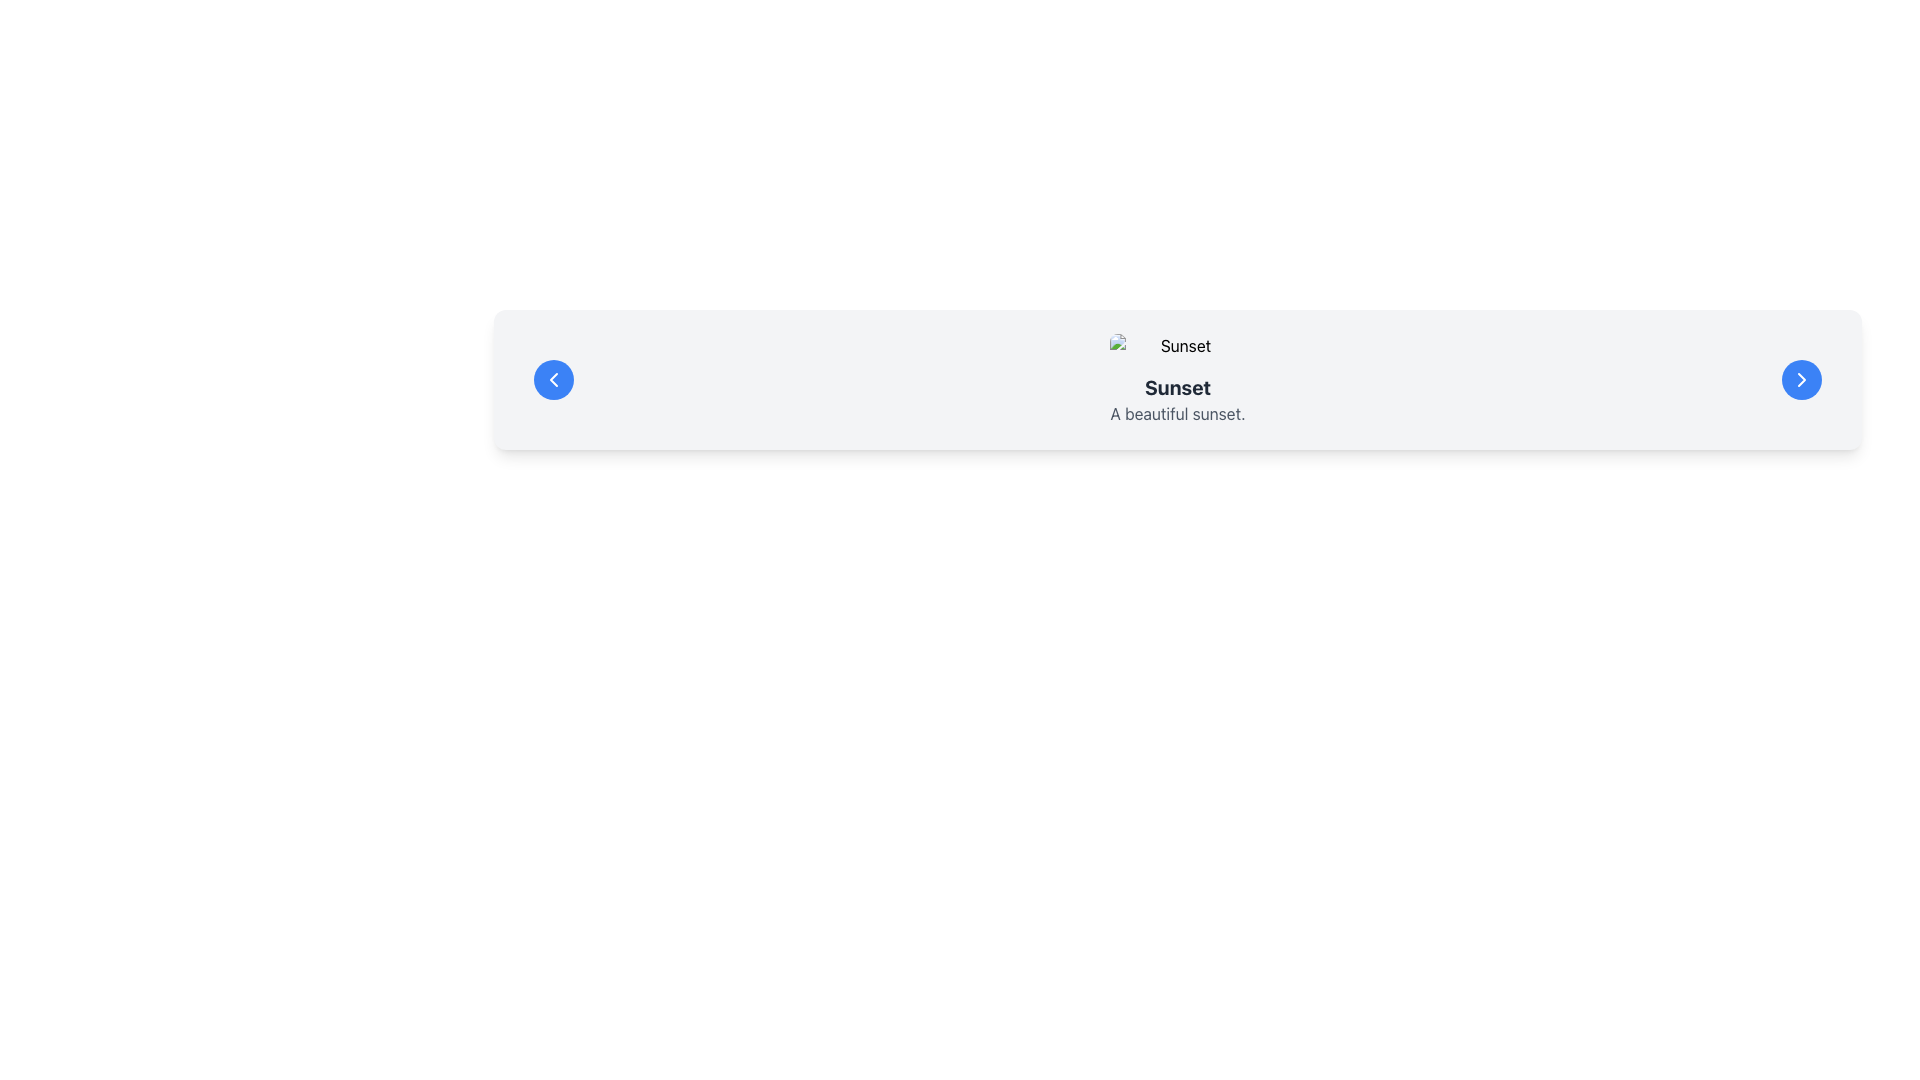 The height and width of the screenshot is (1080, 1920). What do you see at coordinates (1801, 380) in the screenshot?
I see `the small rightward-facing chevron icon located within the blue circular button in the top-right corner of the content box` at bounding box center [1801, 380].